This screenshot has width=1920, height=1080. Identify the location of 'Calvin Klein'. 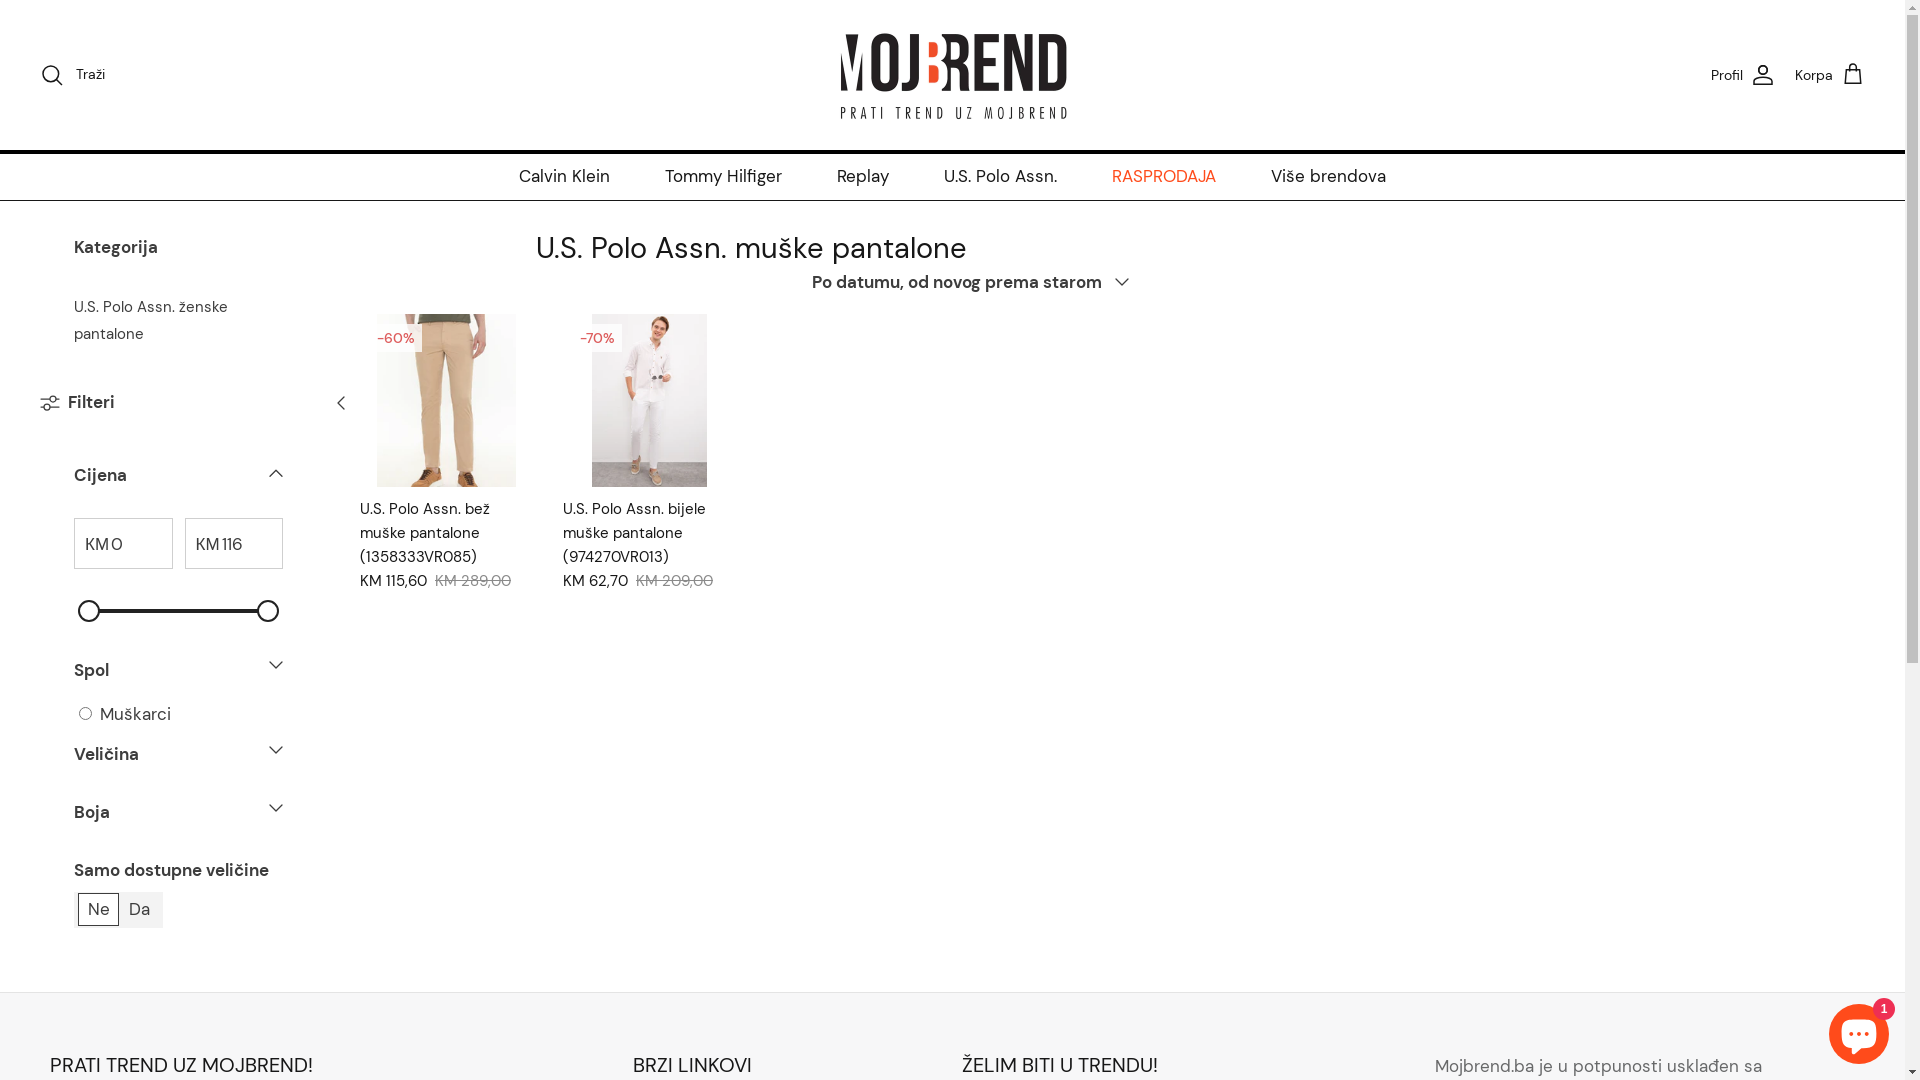
(563, 176).